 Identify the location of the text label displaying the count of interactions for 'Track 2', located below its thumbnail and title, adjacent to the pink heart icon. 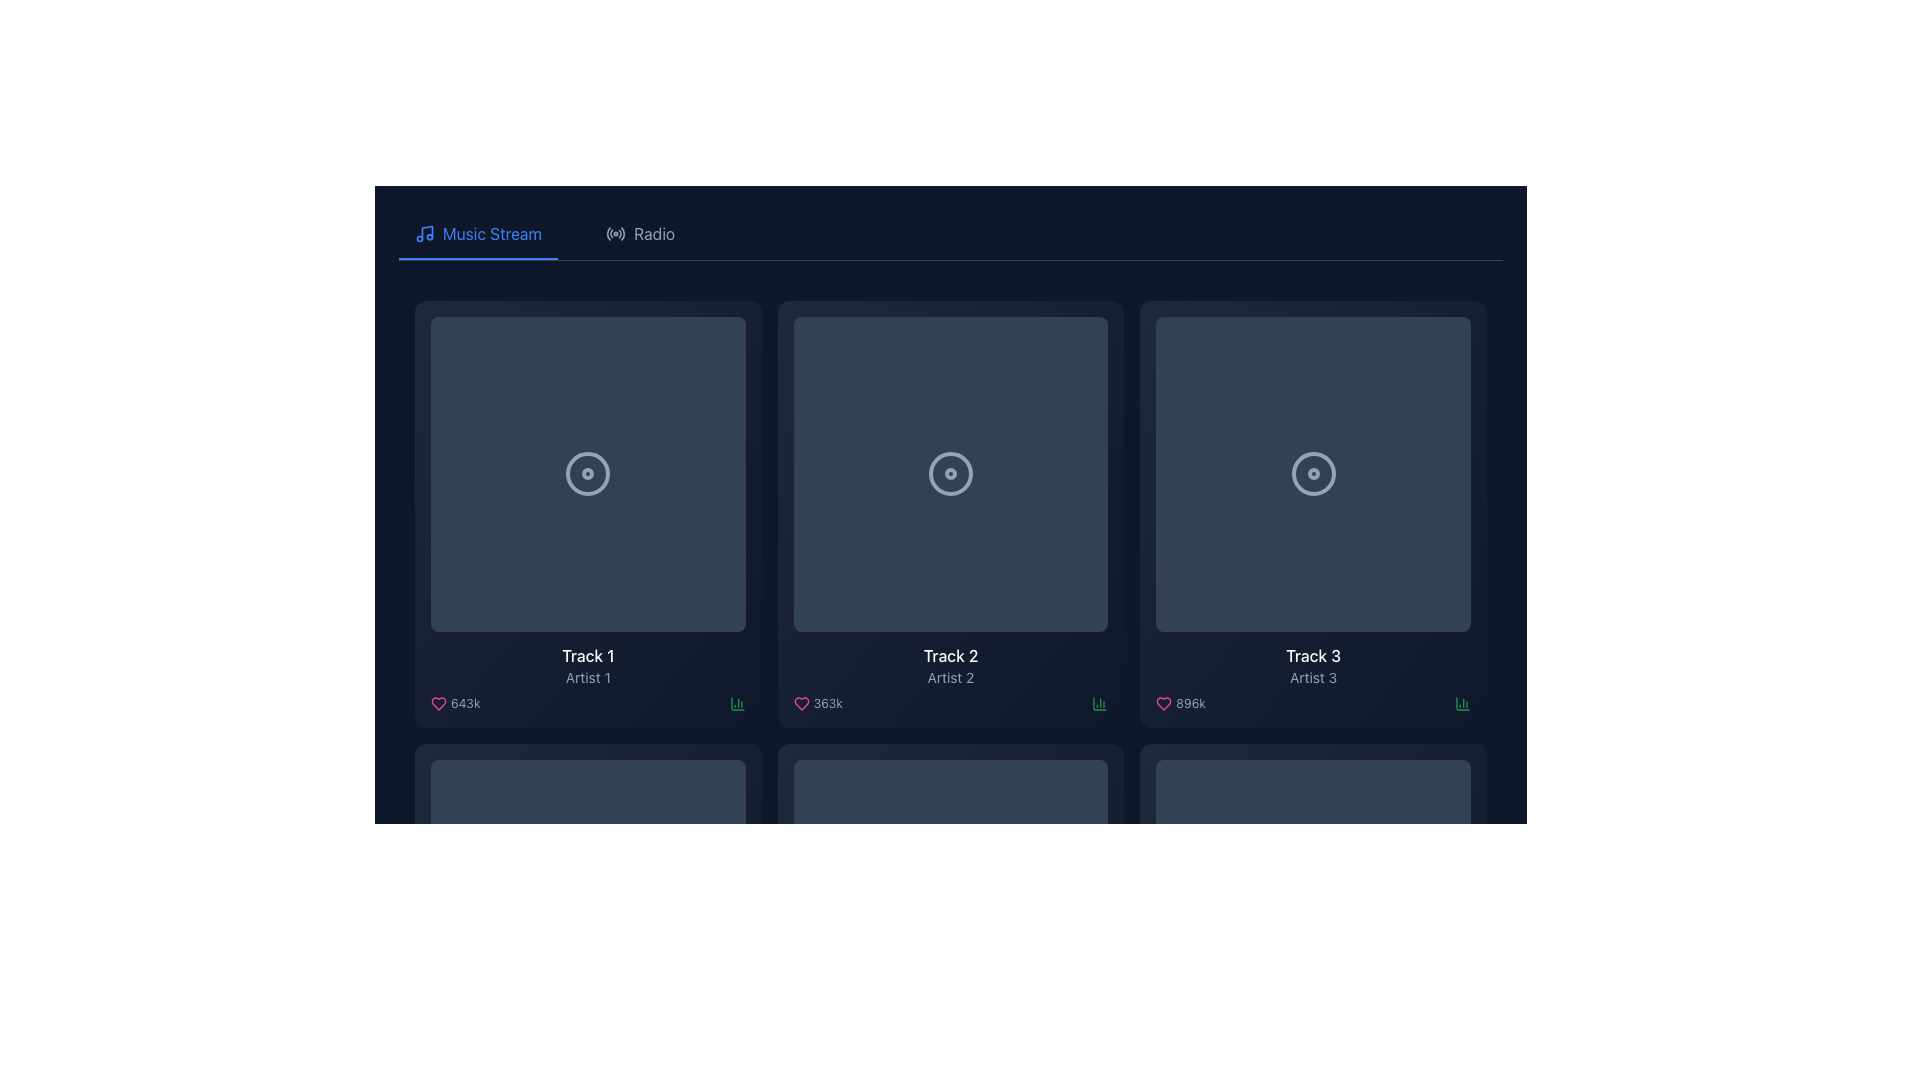
(828, 702).